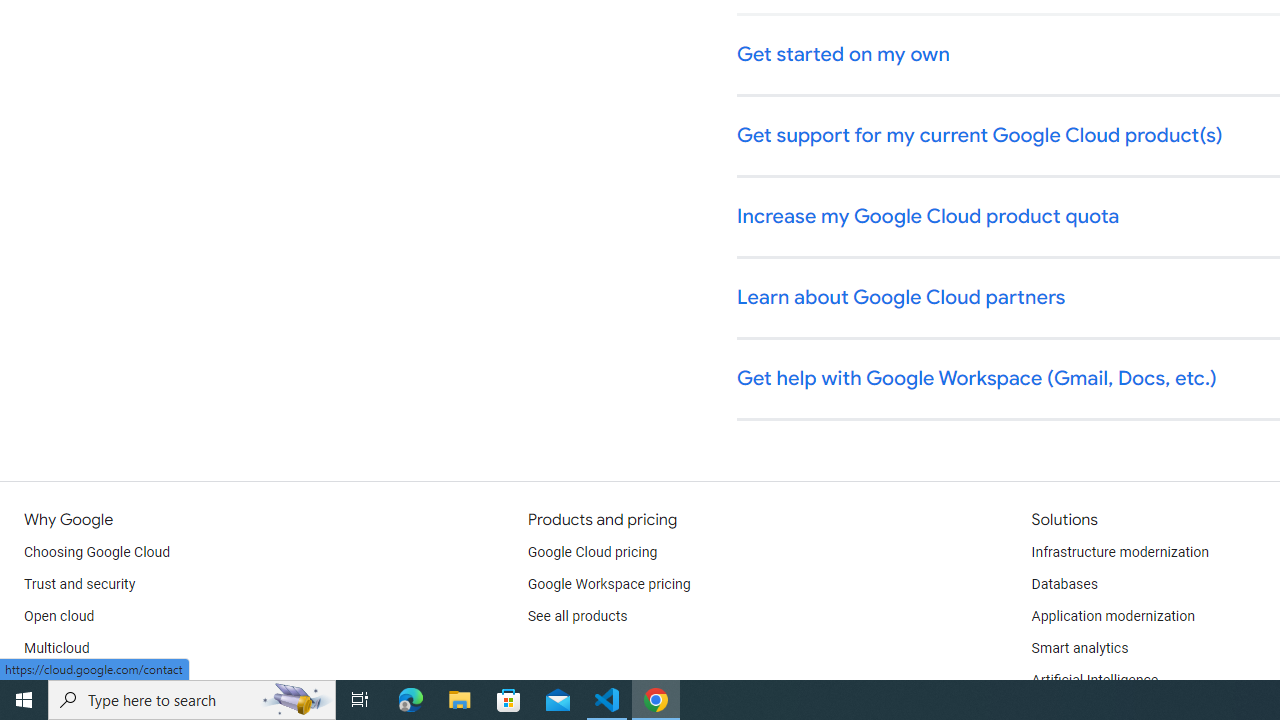 This screenshot has width=1280, height=720. Describe the element at coordinates (1078, 649) in the screenshot. I see `'Smart analytics'` at that location.